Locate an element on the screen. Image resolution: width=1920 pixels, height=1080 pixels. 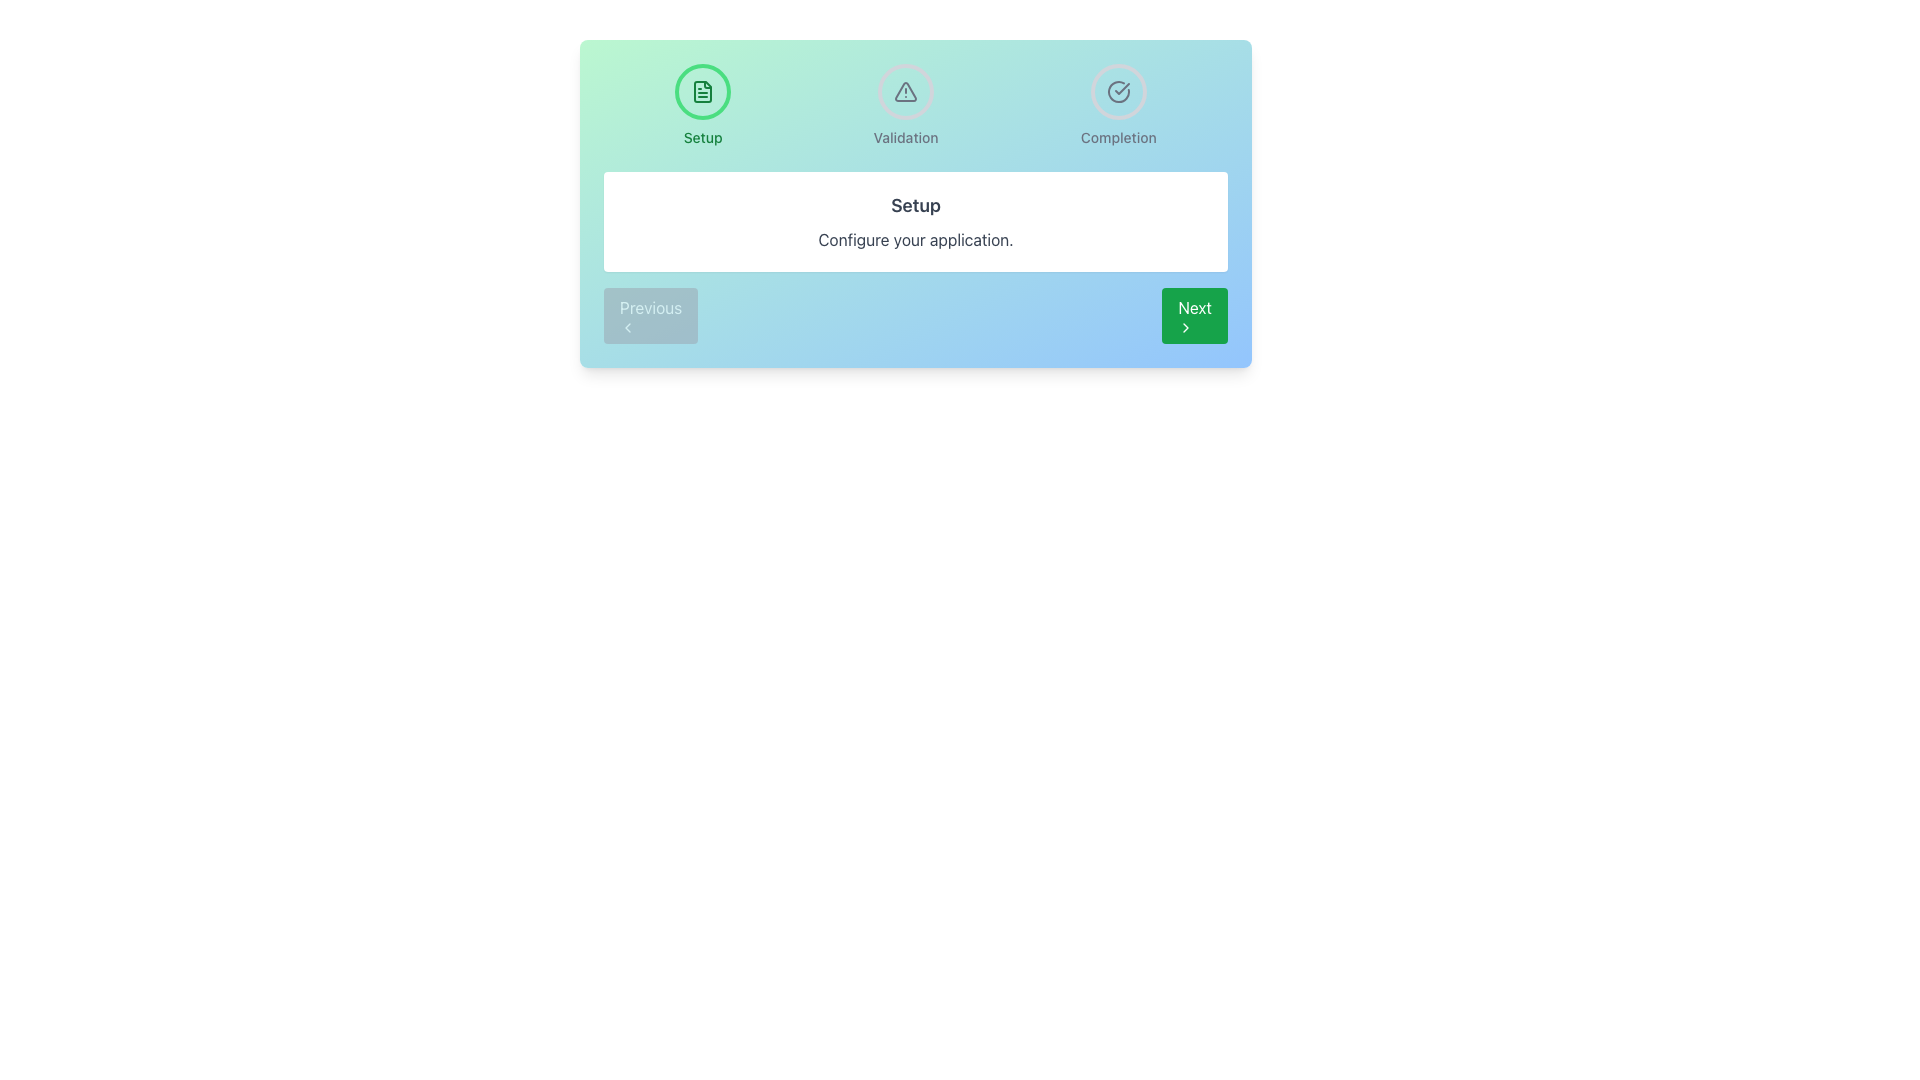
the 'Completion' text label, which indicates the final step in a sequence and is positioned below the circular check mark icon is located at coordinates (1117, 137).